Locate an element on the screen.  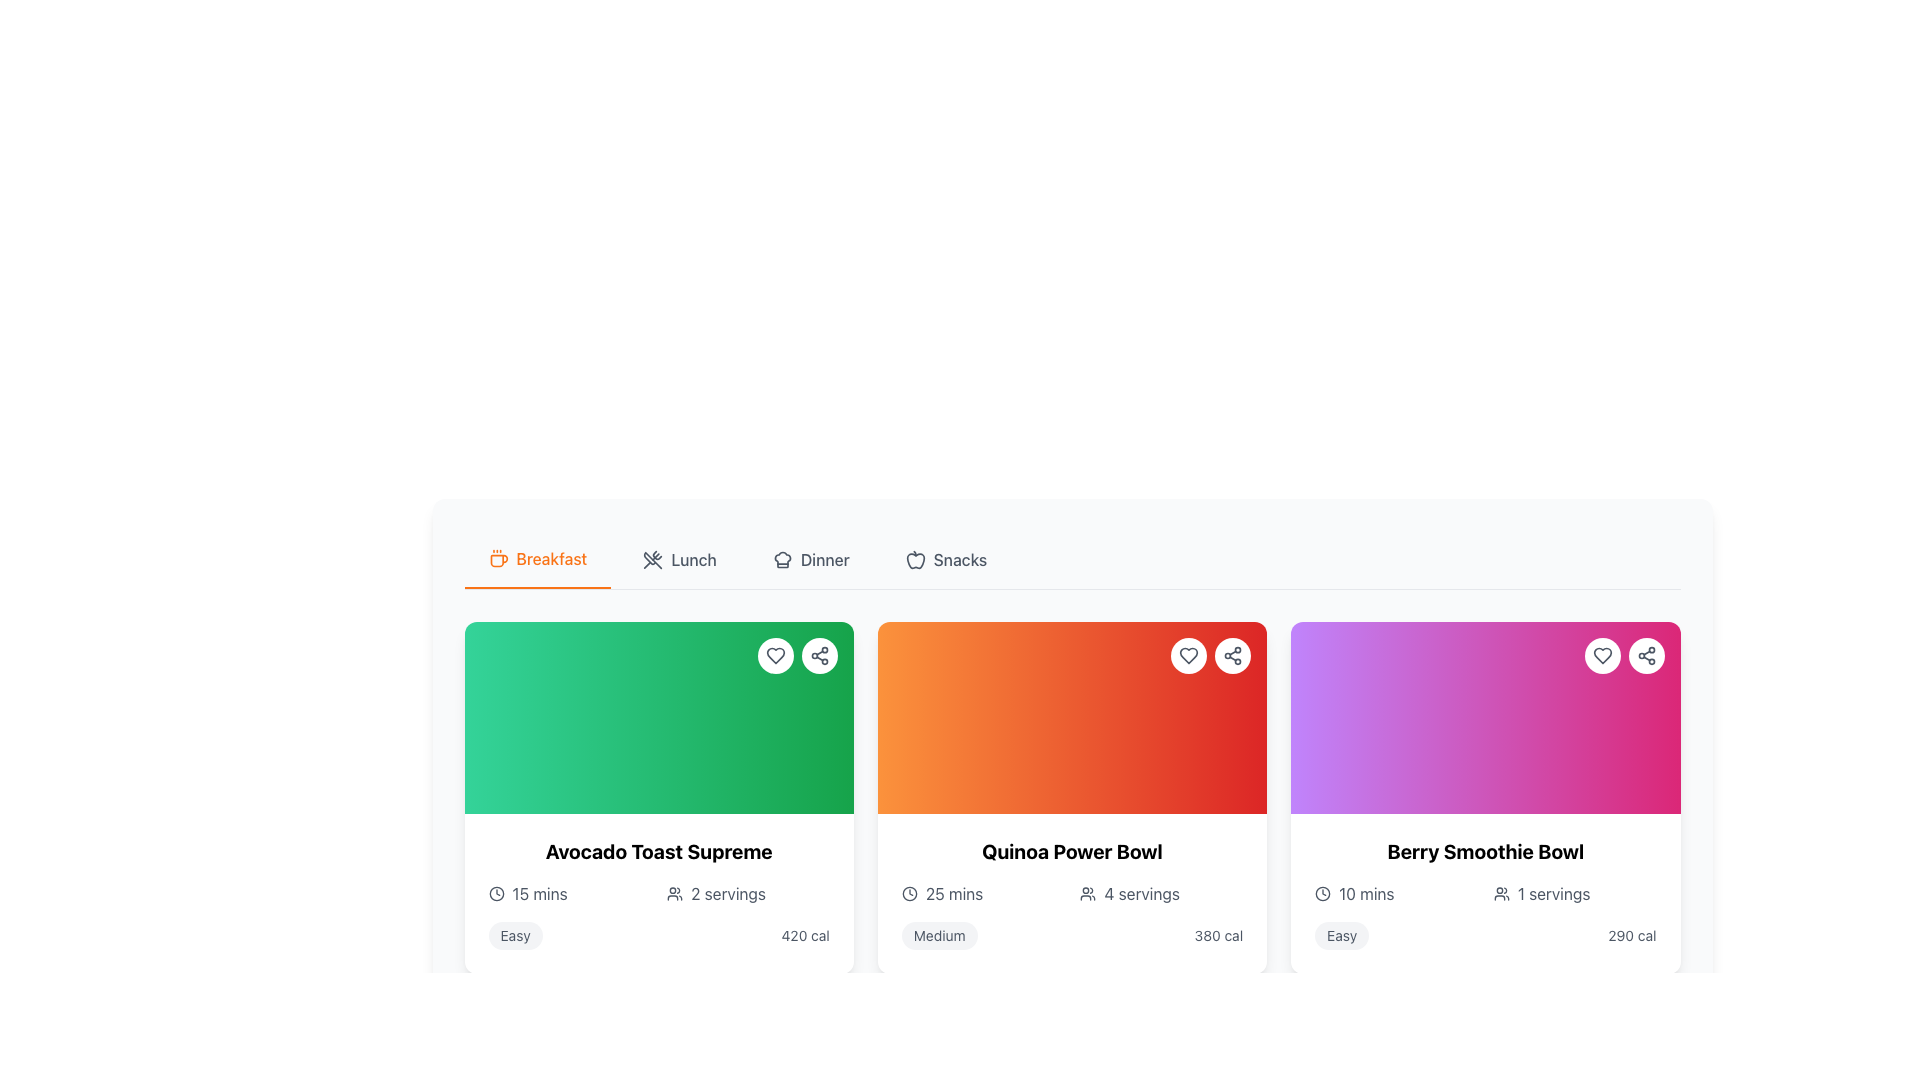
the text label that displays the title of the recipe or food item for additional details is located at coordinates (1071, 852).